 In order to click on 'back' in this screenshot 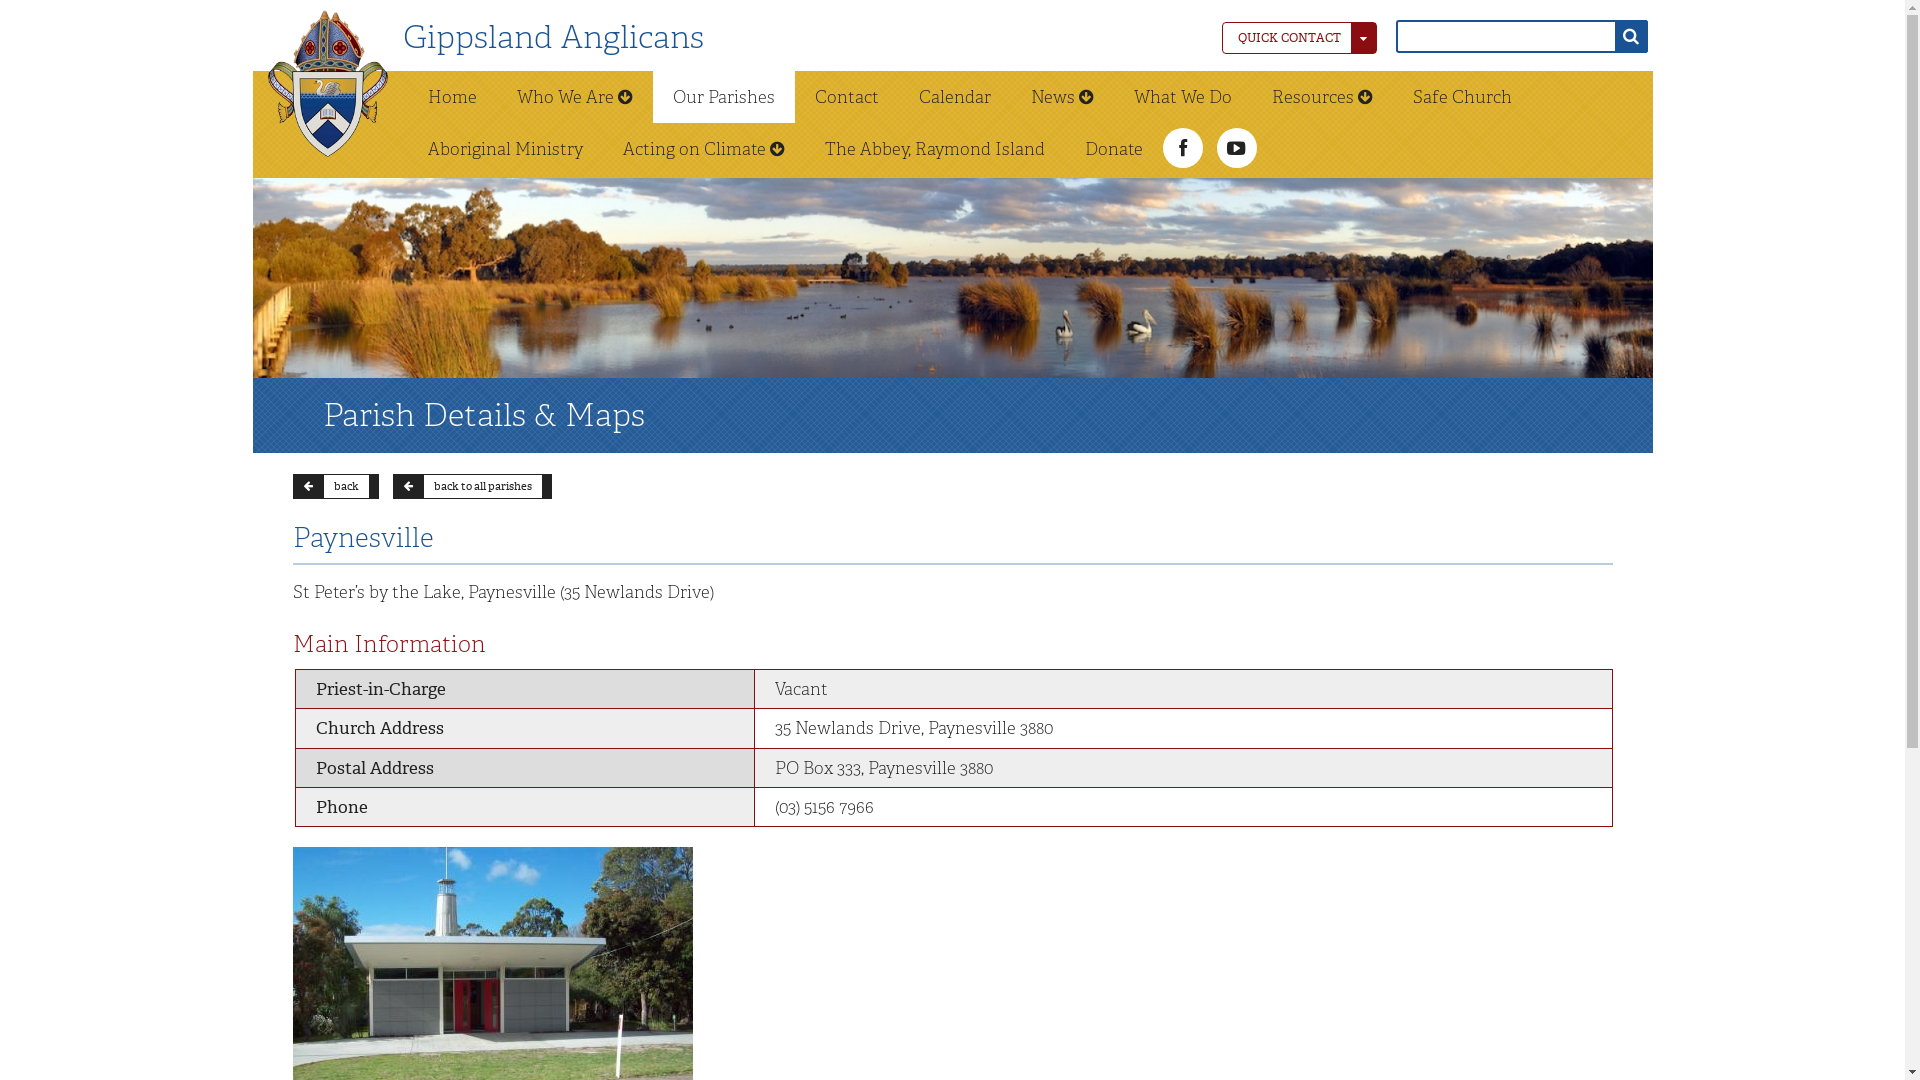, I will do `click(335, 486)`.